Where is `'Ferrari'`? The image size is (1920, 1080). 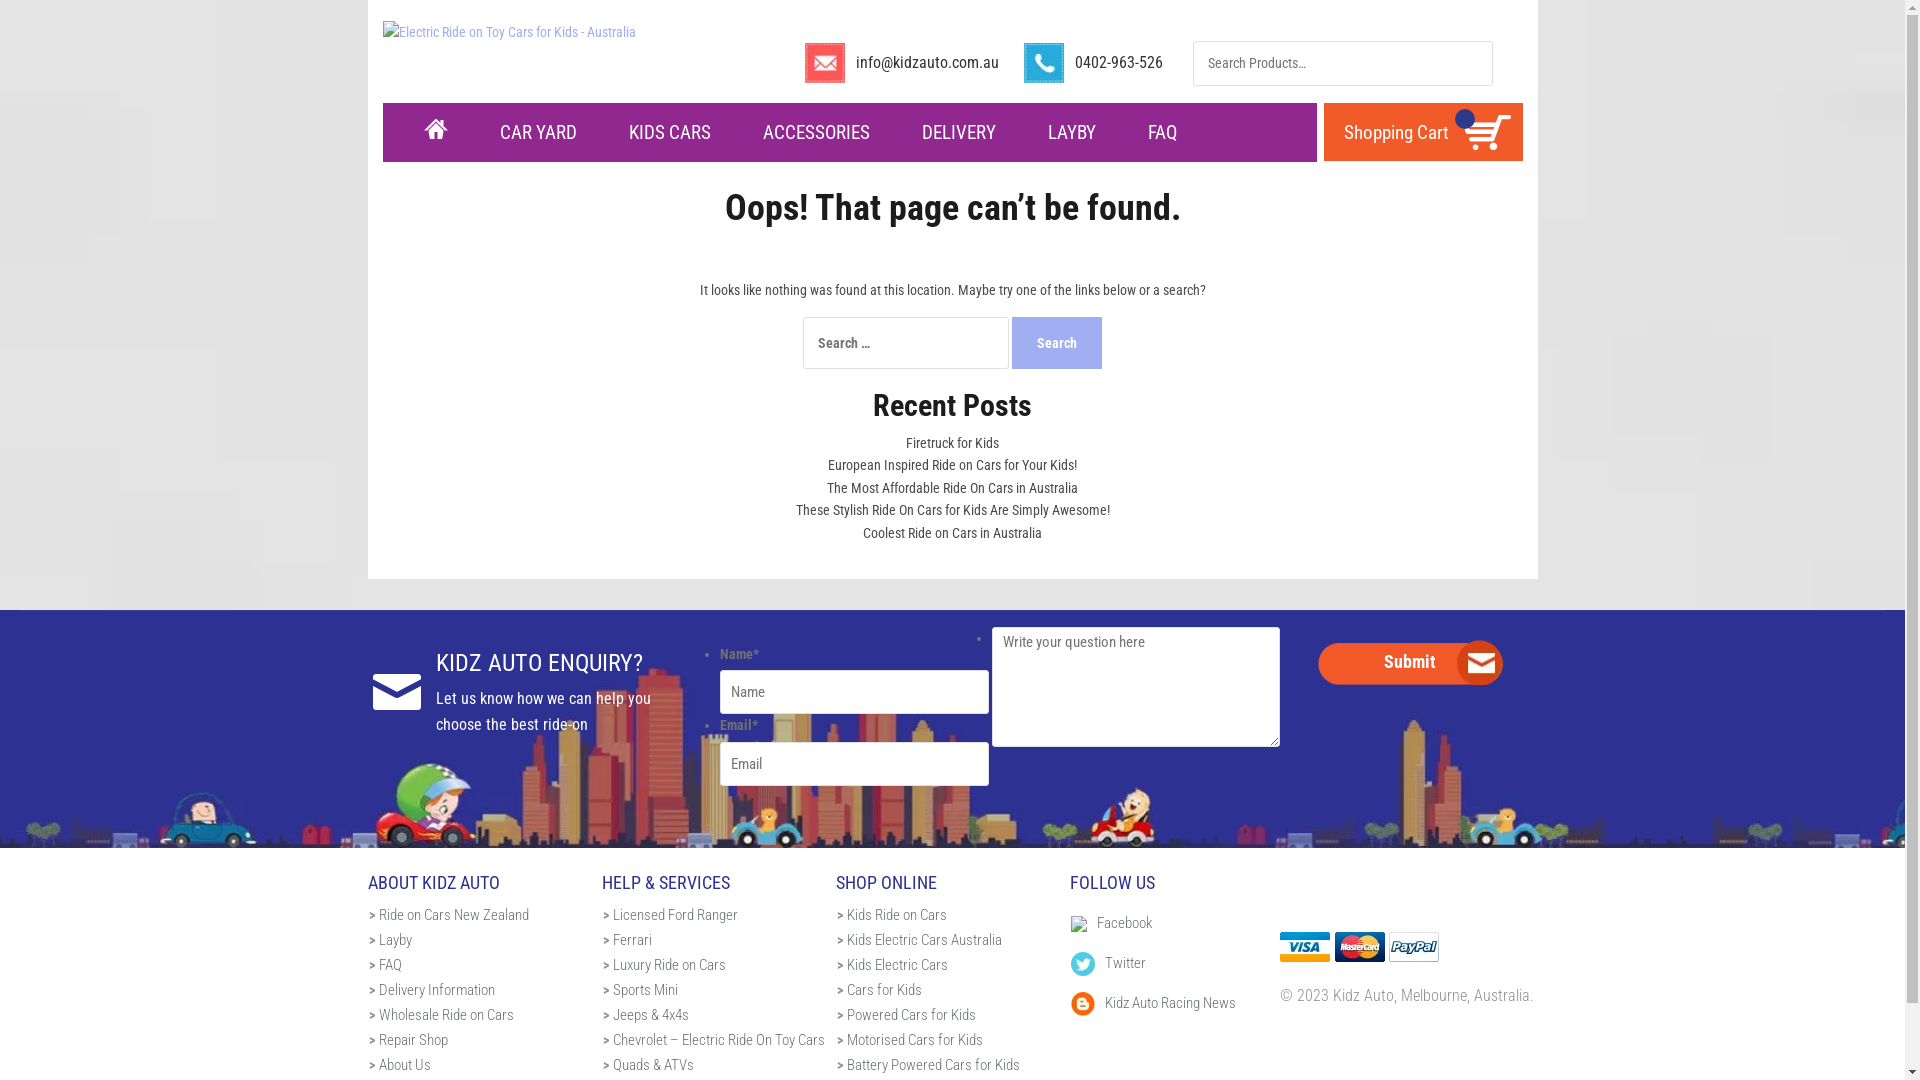 'Ferrari' is located at coordinates (630, 940).